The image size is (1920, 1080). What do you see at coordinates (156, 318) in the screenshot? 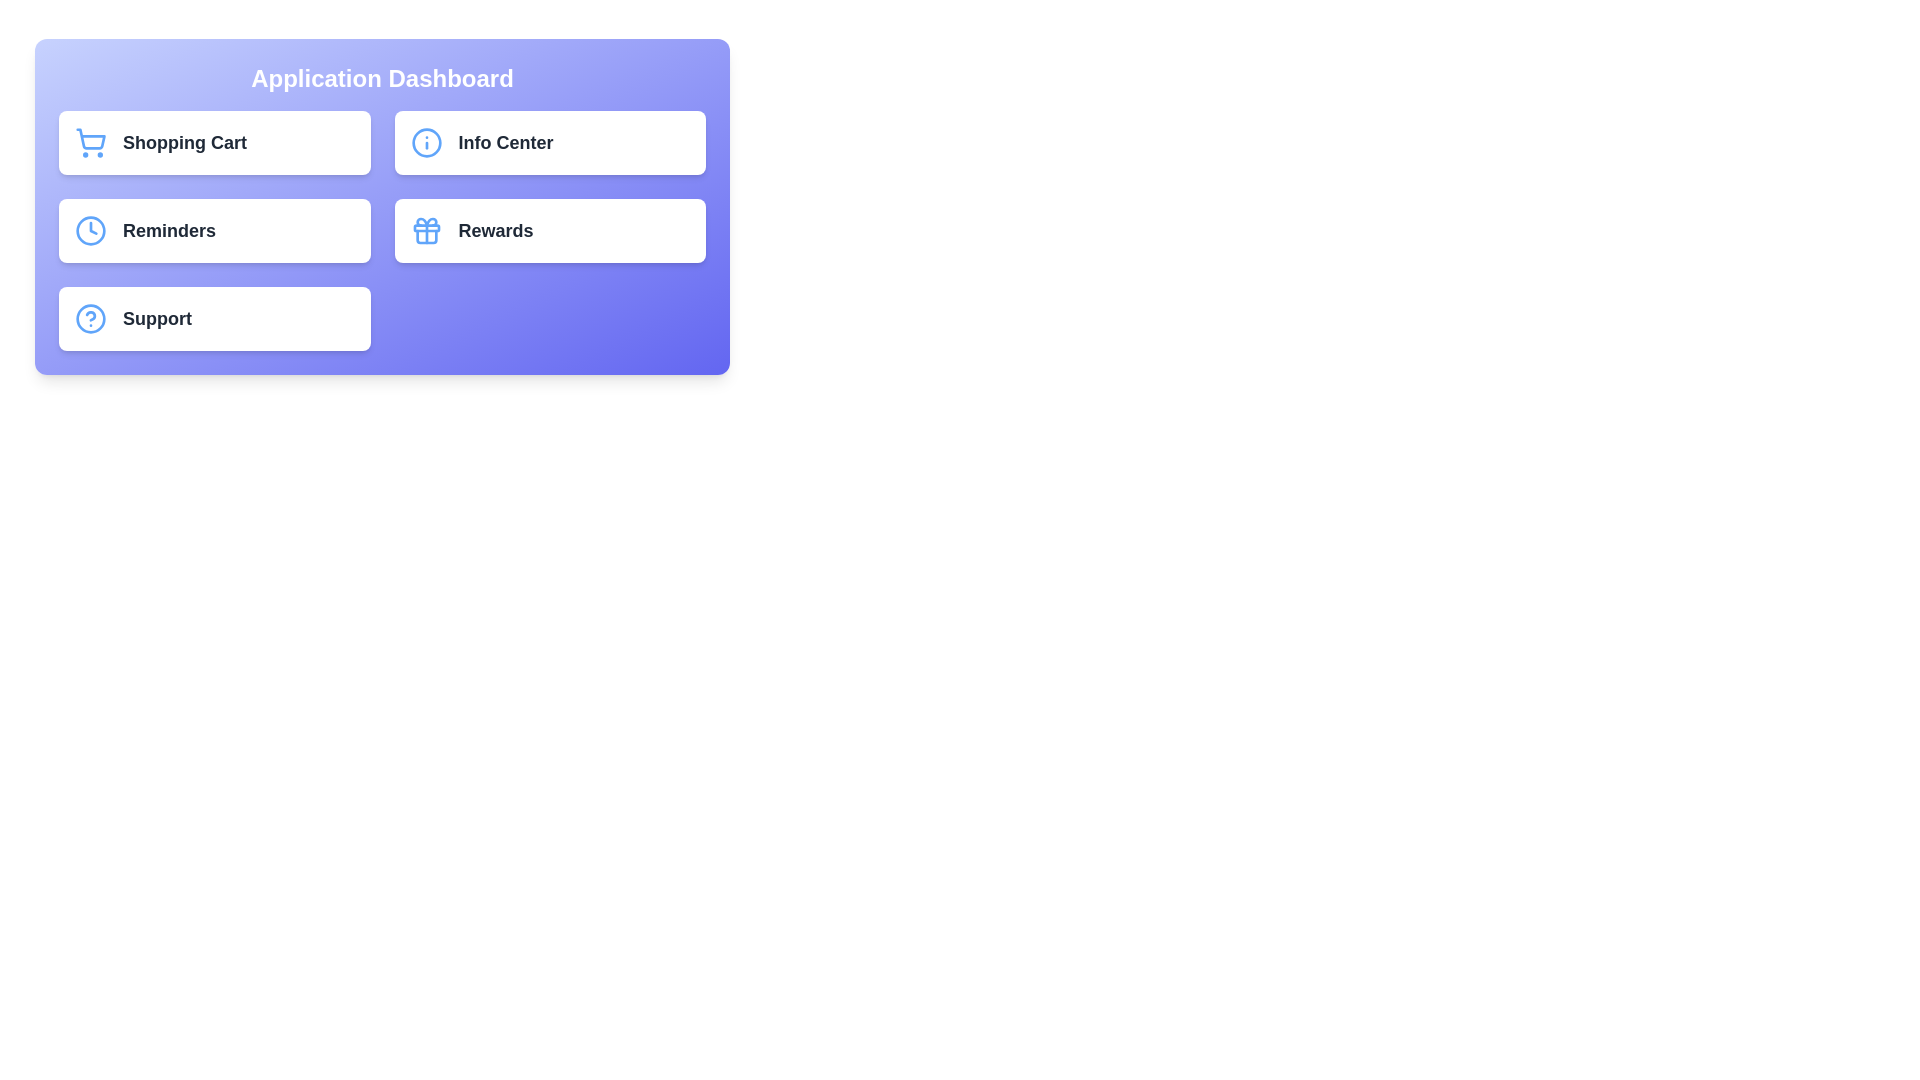
I see `the 'Support' text label, which is styled with a bold font and dark gray color, located within the bottom-left card of a grid layout, adjacent to a circular question mark icon` at bounding box center [156, 318].